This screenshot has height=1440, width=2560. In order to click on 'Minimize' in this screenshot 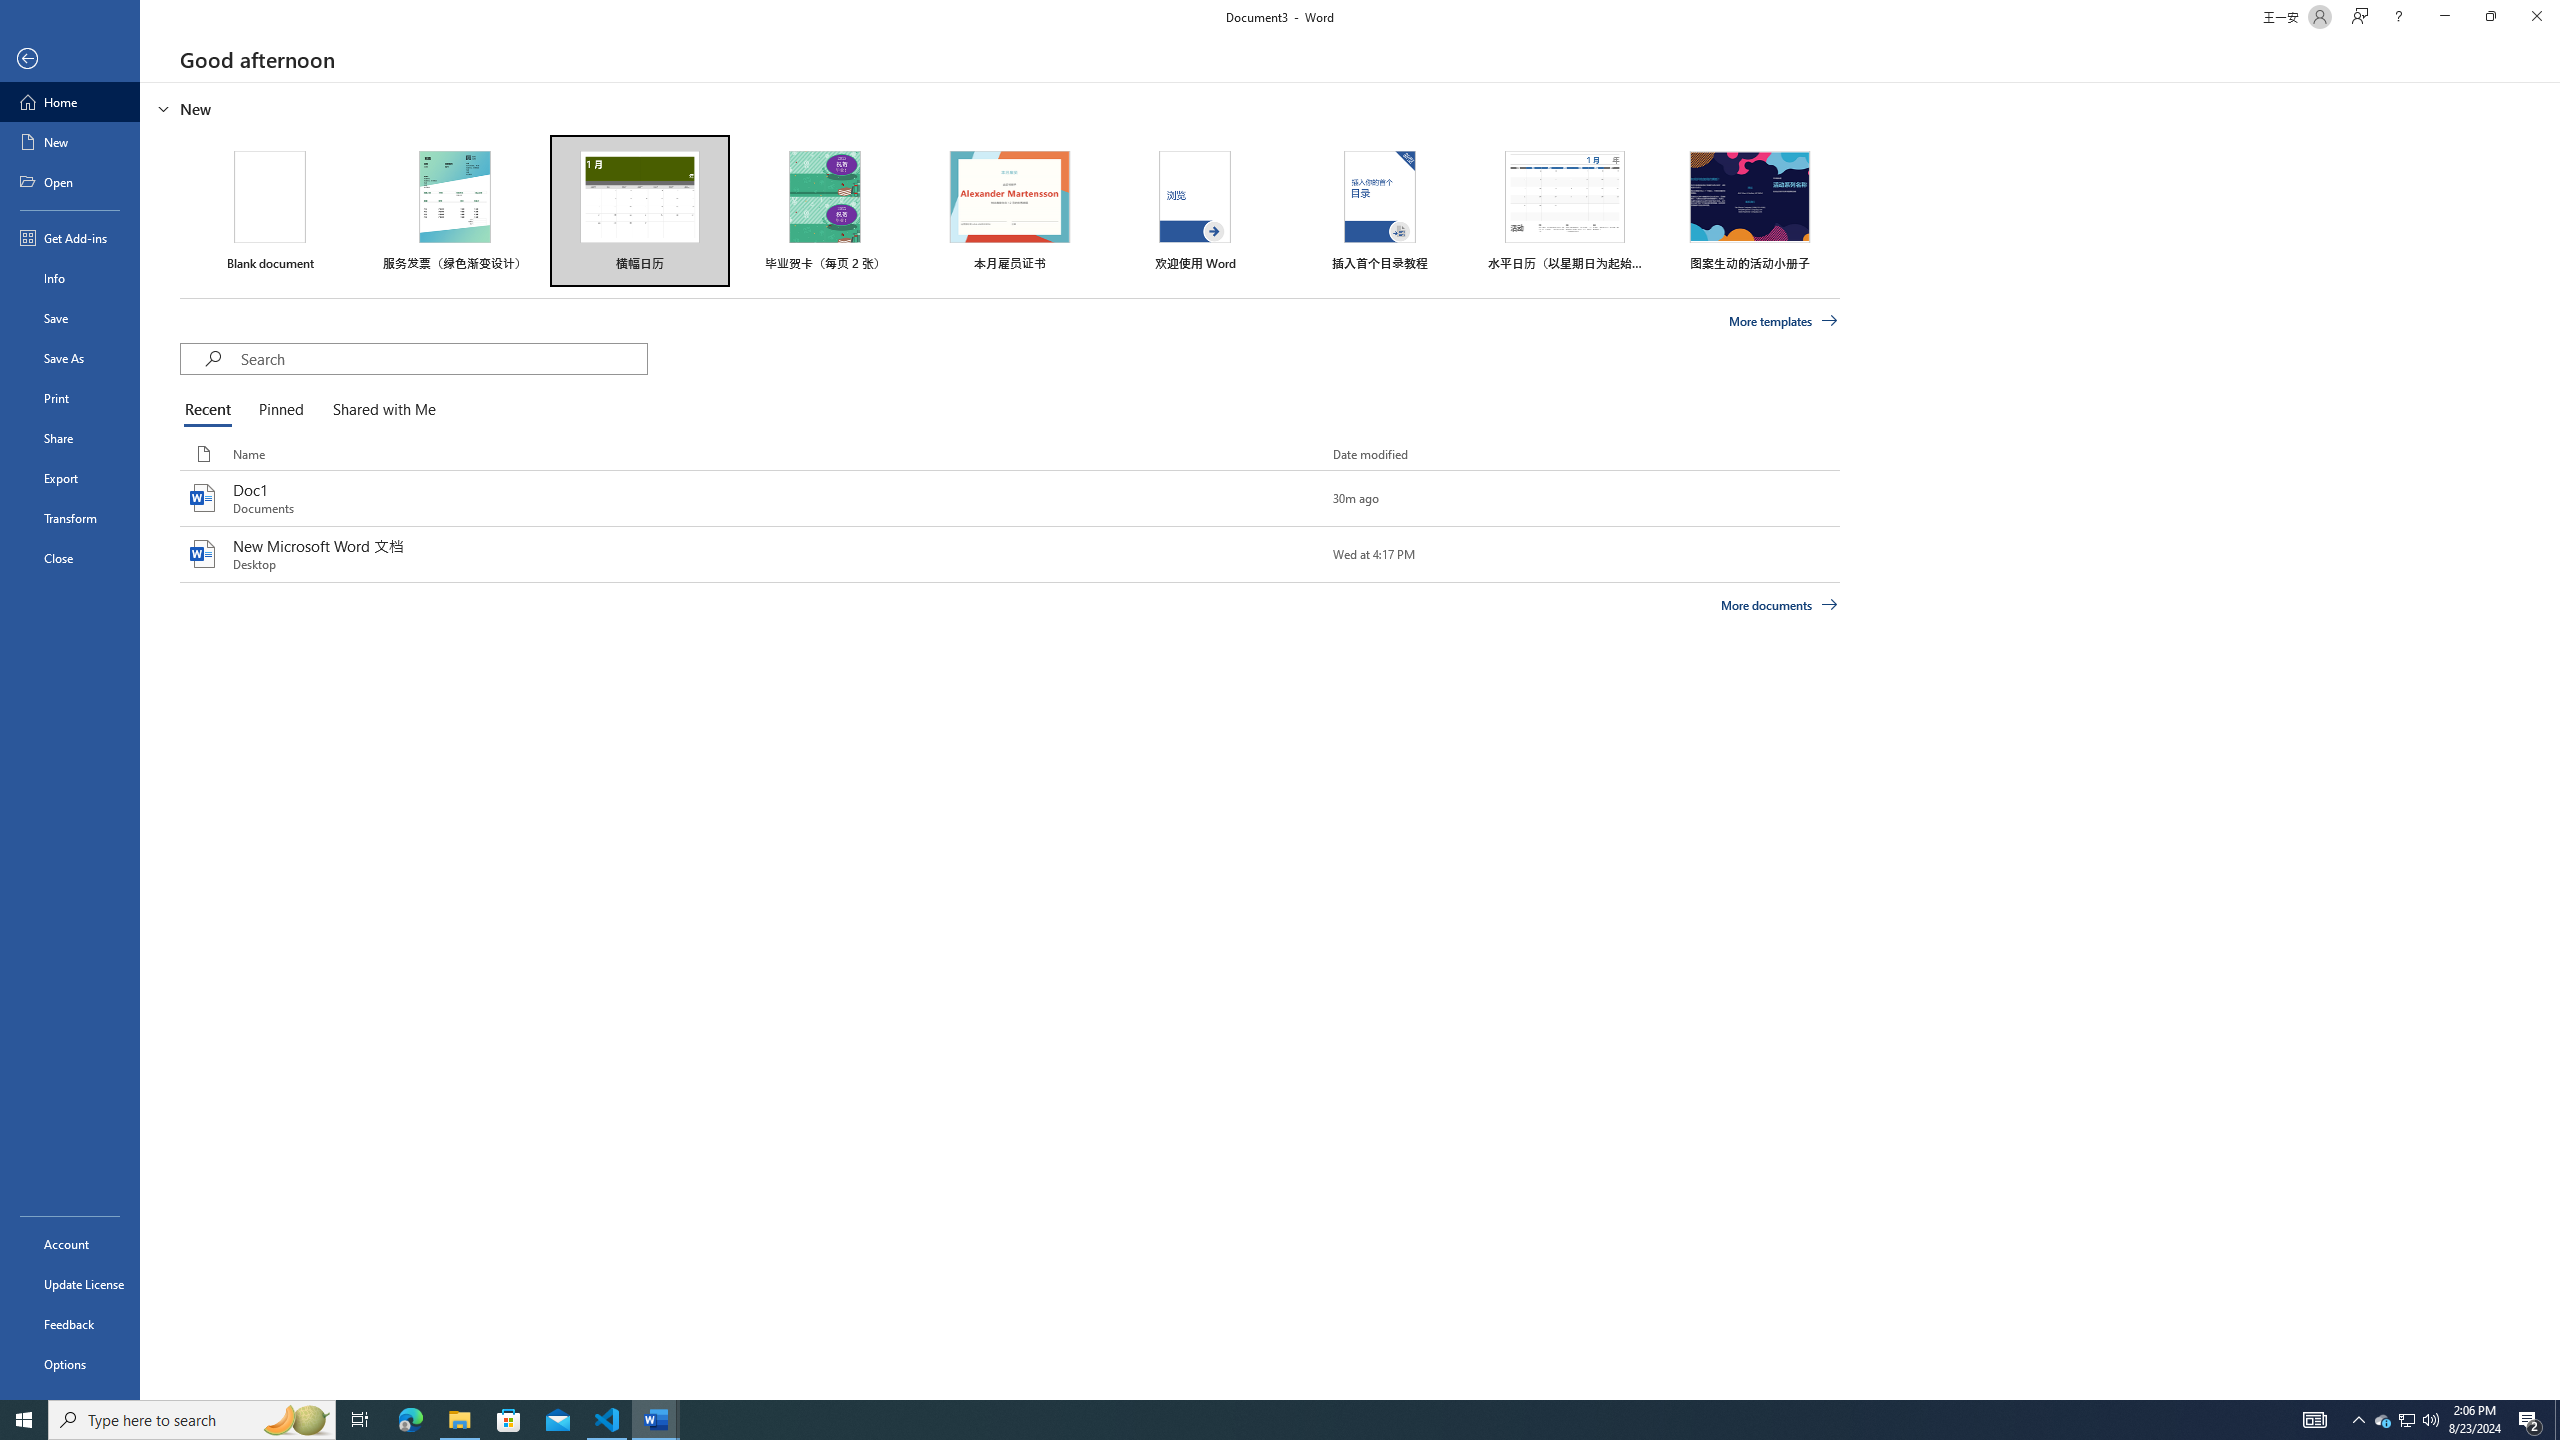, I will do `click(2443, 16)`.